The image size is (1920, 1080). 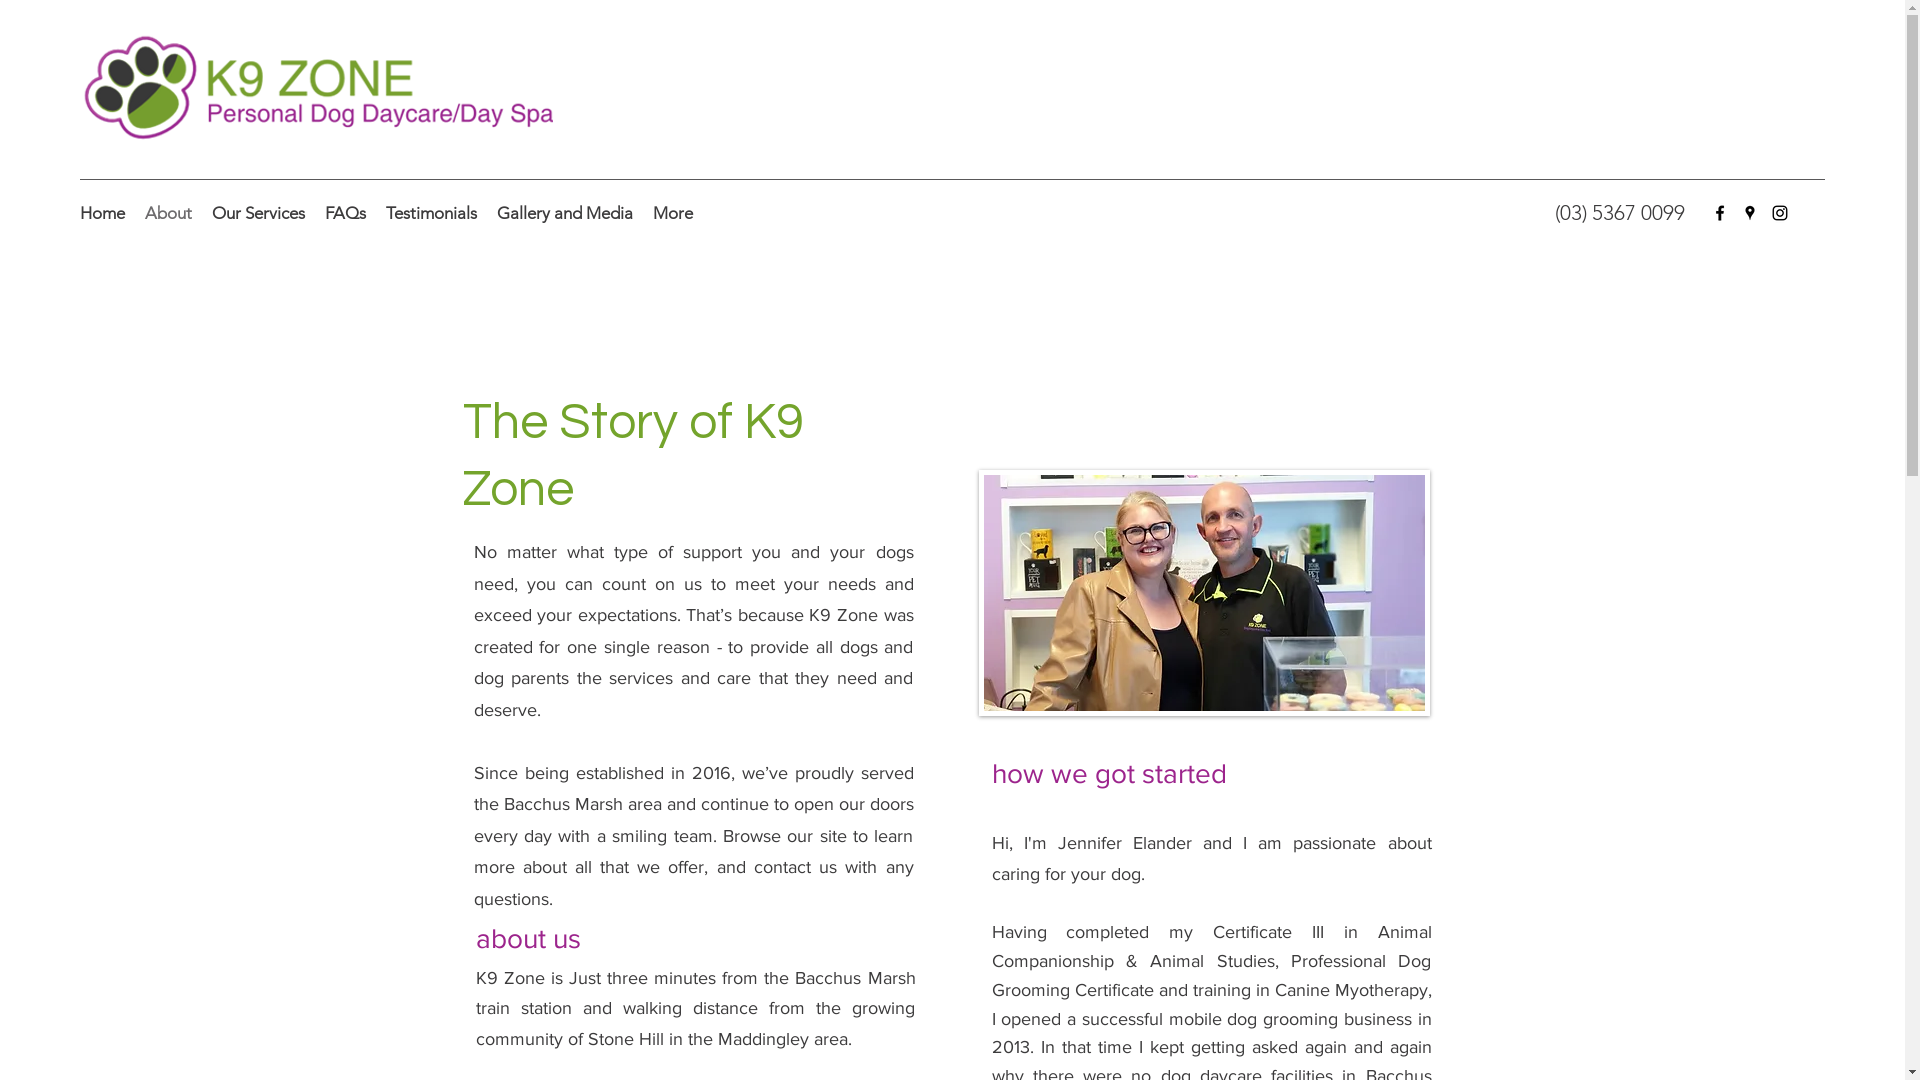 What do you see at coordinates (101, 212) in the screenshot?
I see `'Home'` at bounding box center [101, 212].